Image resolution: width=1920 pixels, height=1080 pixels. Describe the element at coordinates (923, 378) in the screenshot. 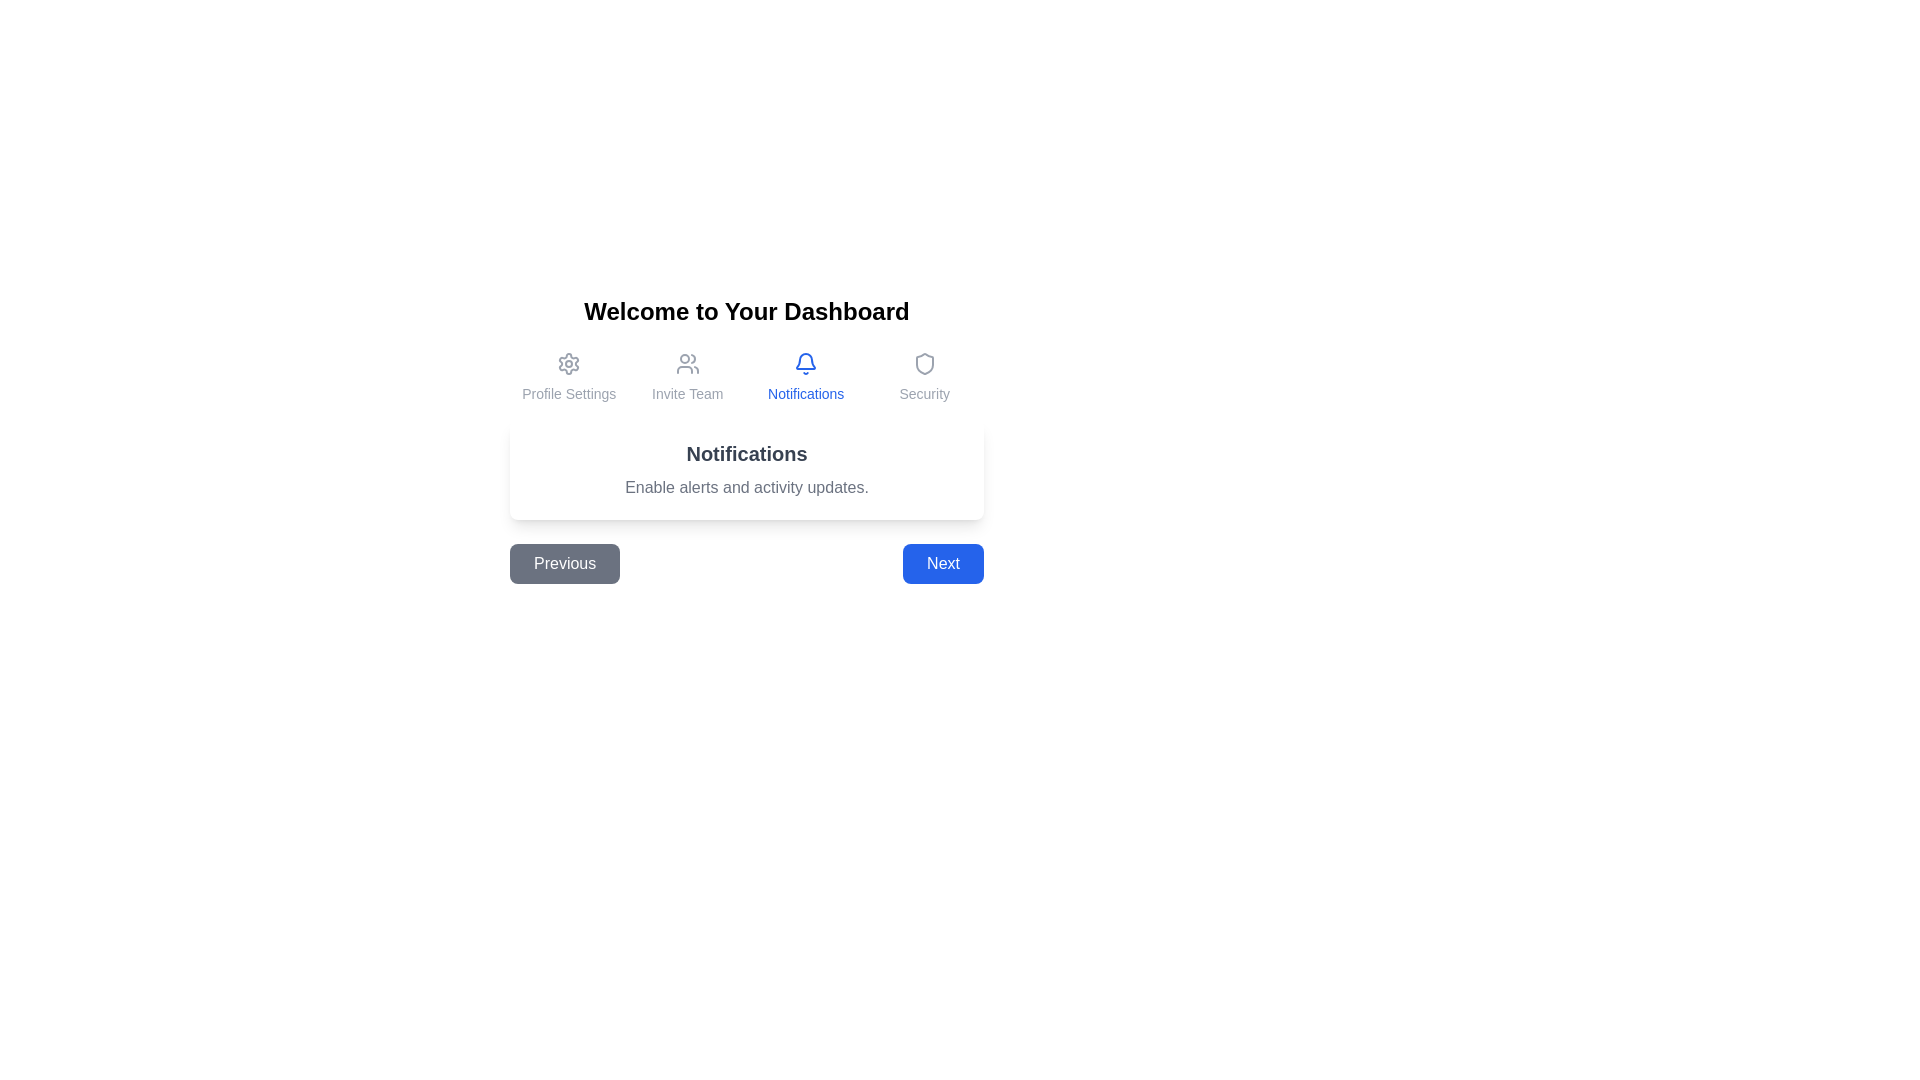

I see `the Text label with an associated icon that accesses security-related settings, located as the fourth item in the horizontal row of sections` at that location.